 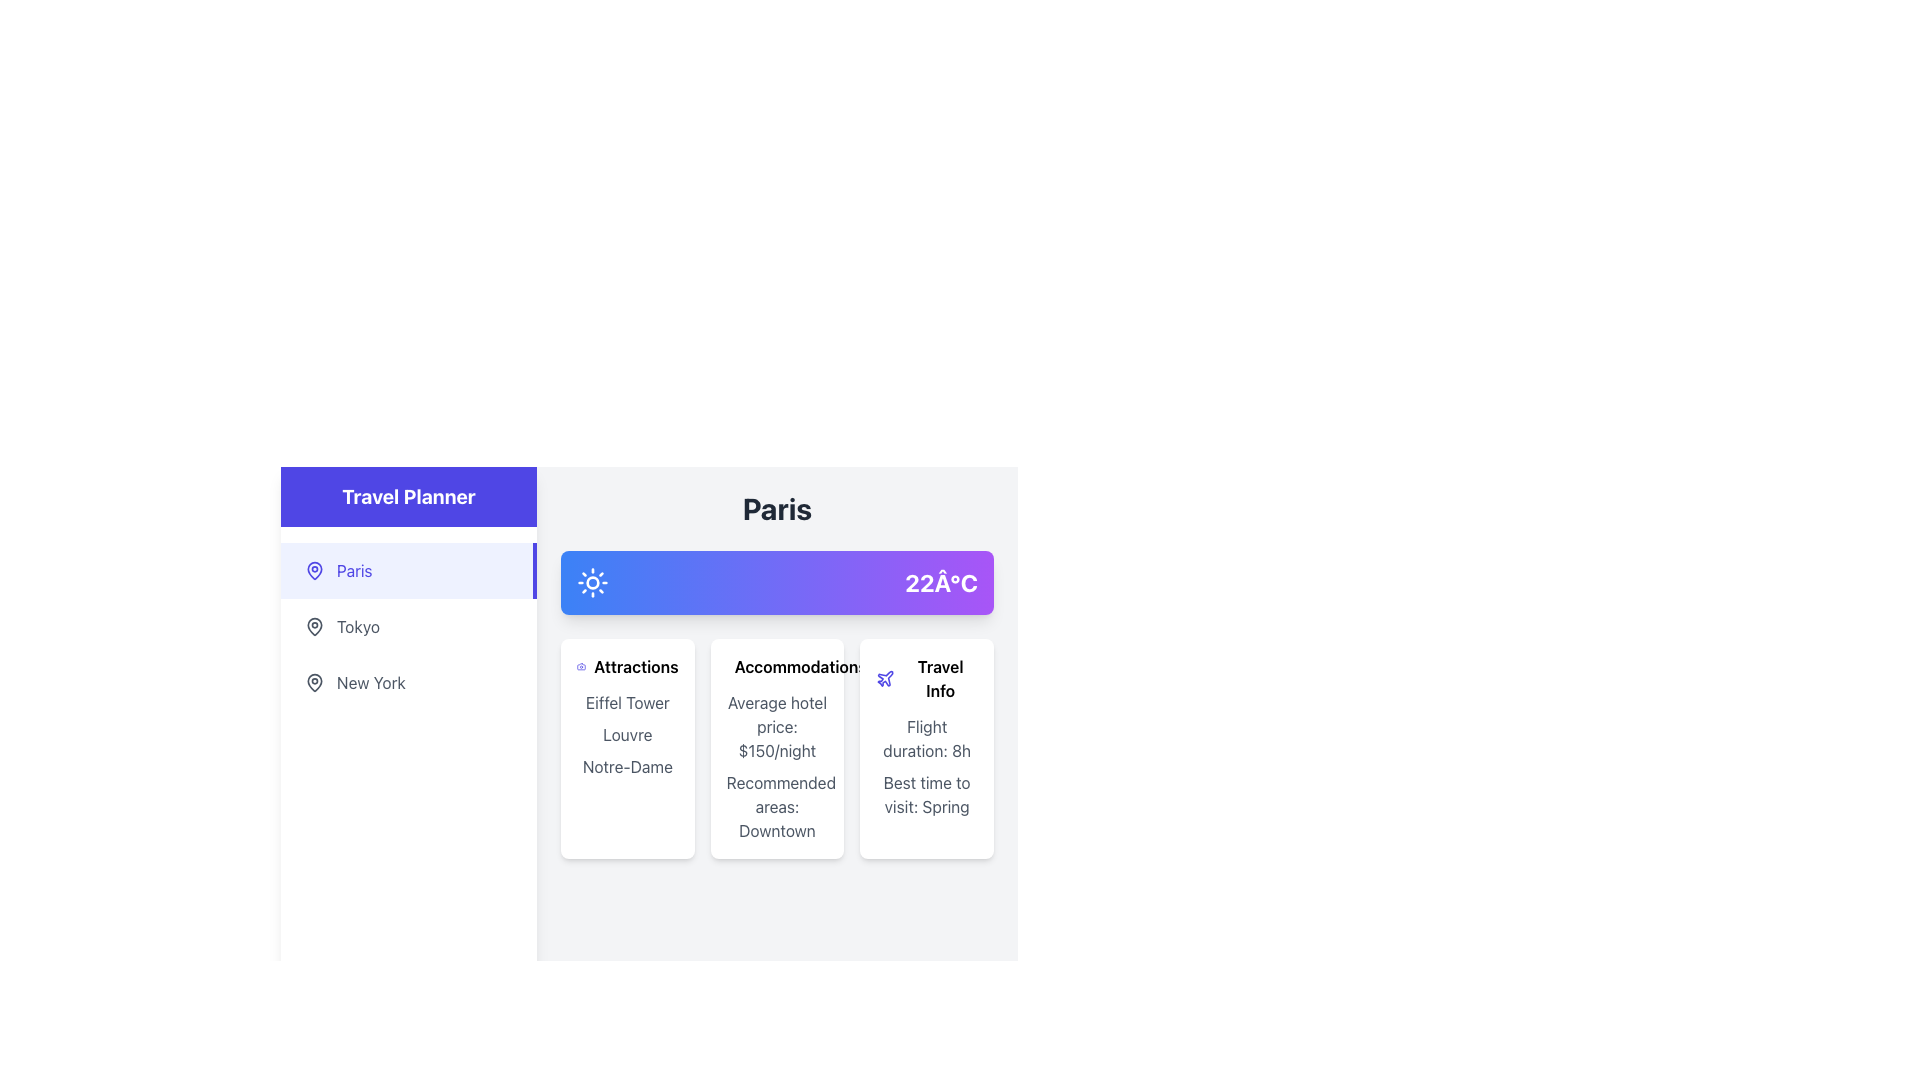 I want to click on the text content displaying 'Flight duration: 8h' and 'Best time to visit: Spring' located in the 'Travel Info' card, which is below the title 'Travel Info' and the plane icon, so click(x=926, y=766).